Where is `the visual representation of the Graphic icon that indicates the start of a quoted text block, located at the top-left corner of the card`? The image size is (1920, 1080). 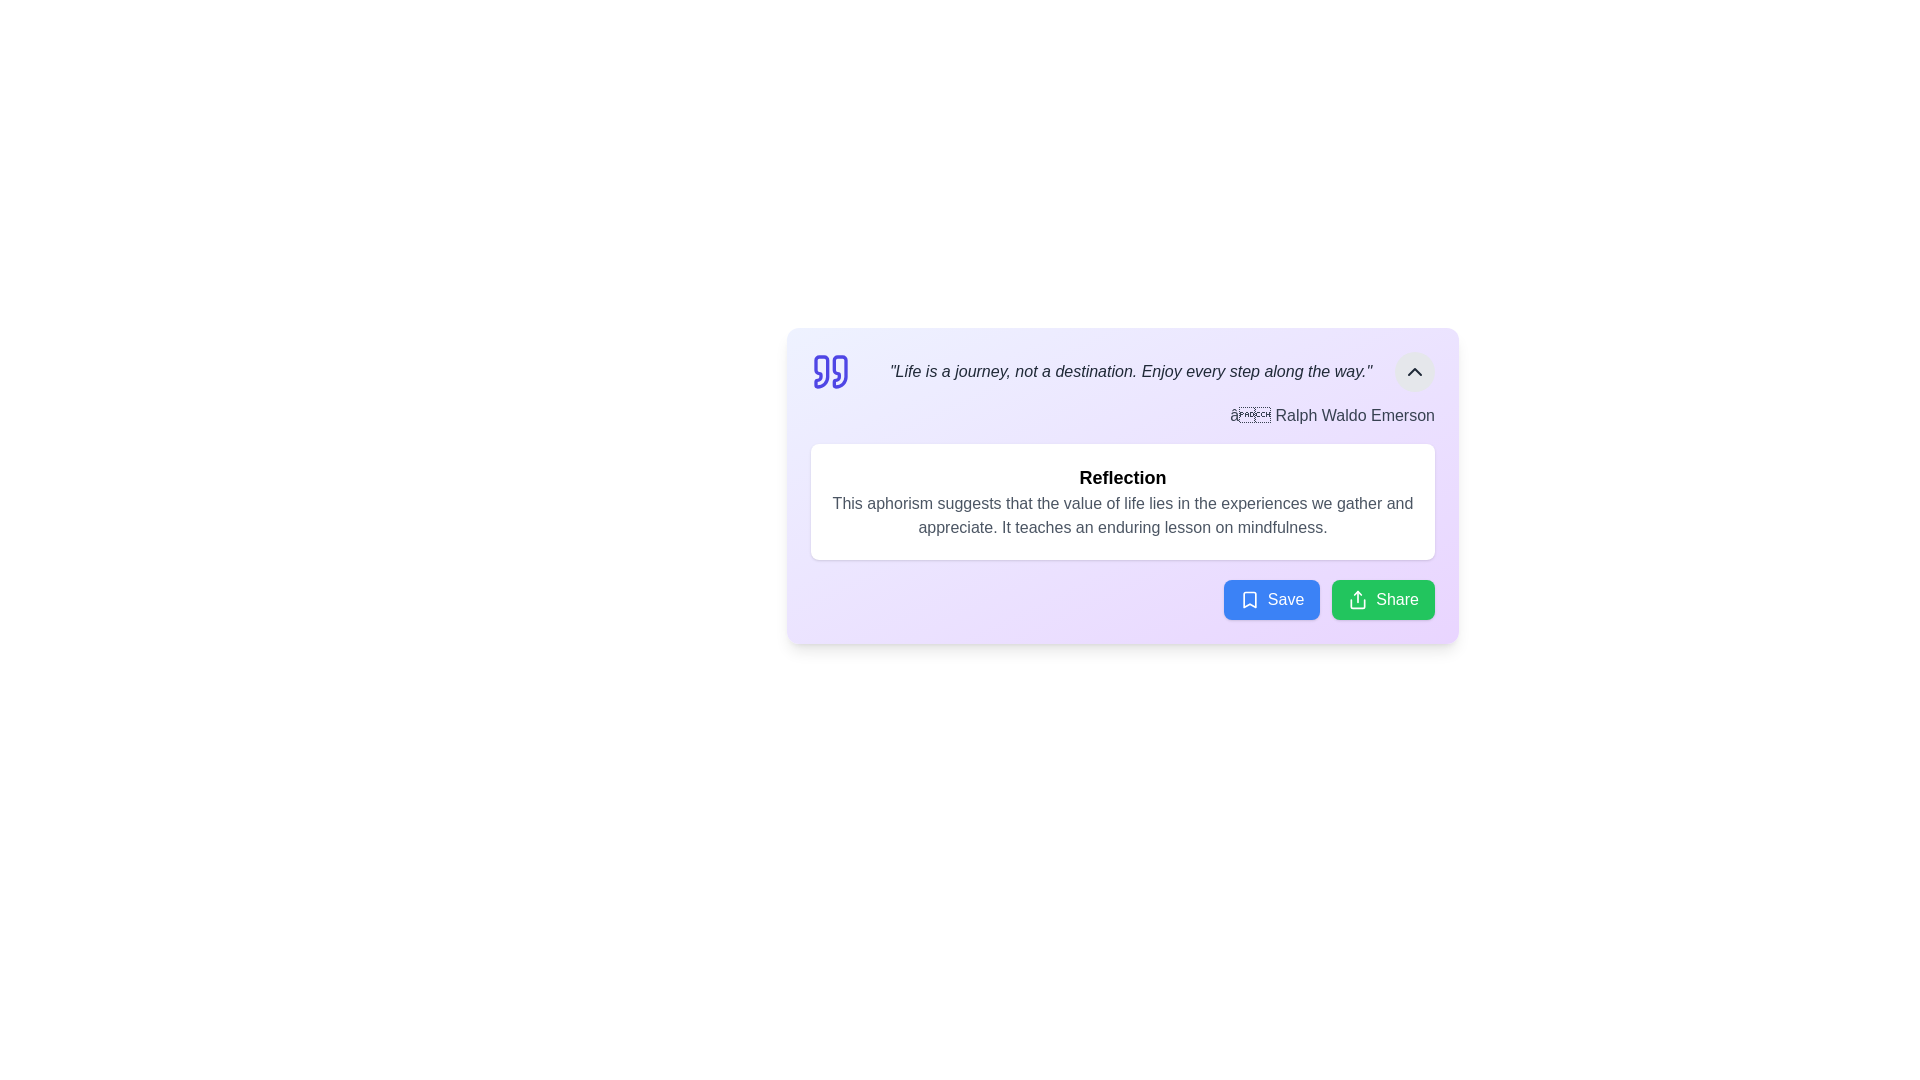
the visual representation of the Graphic icon that indicates the start of a quoted text block, located at the top-left corner of the card is located at coordinates (830, 371).